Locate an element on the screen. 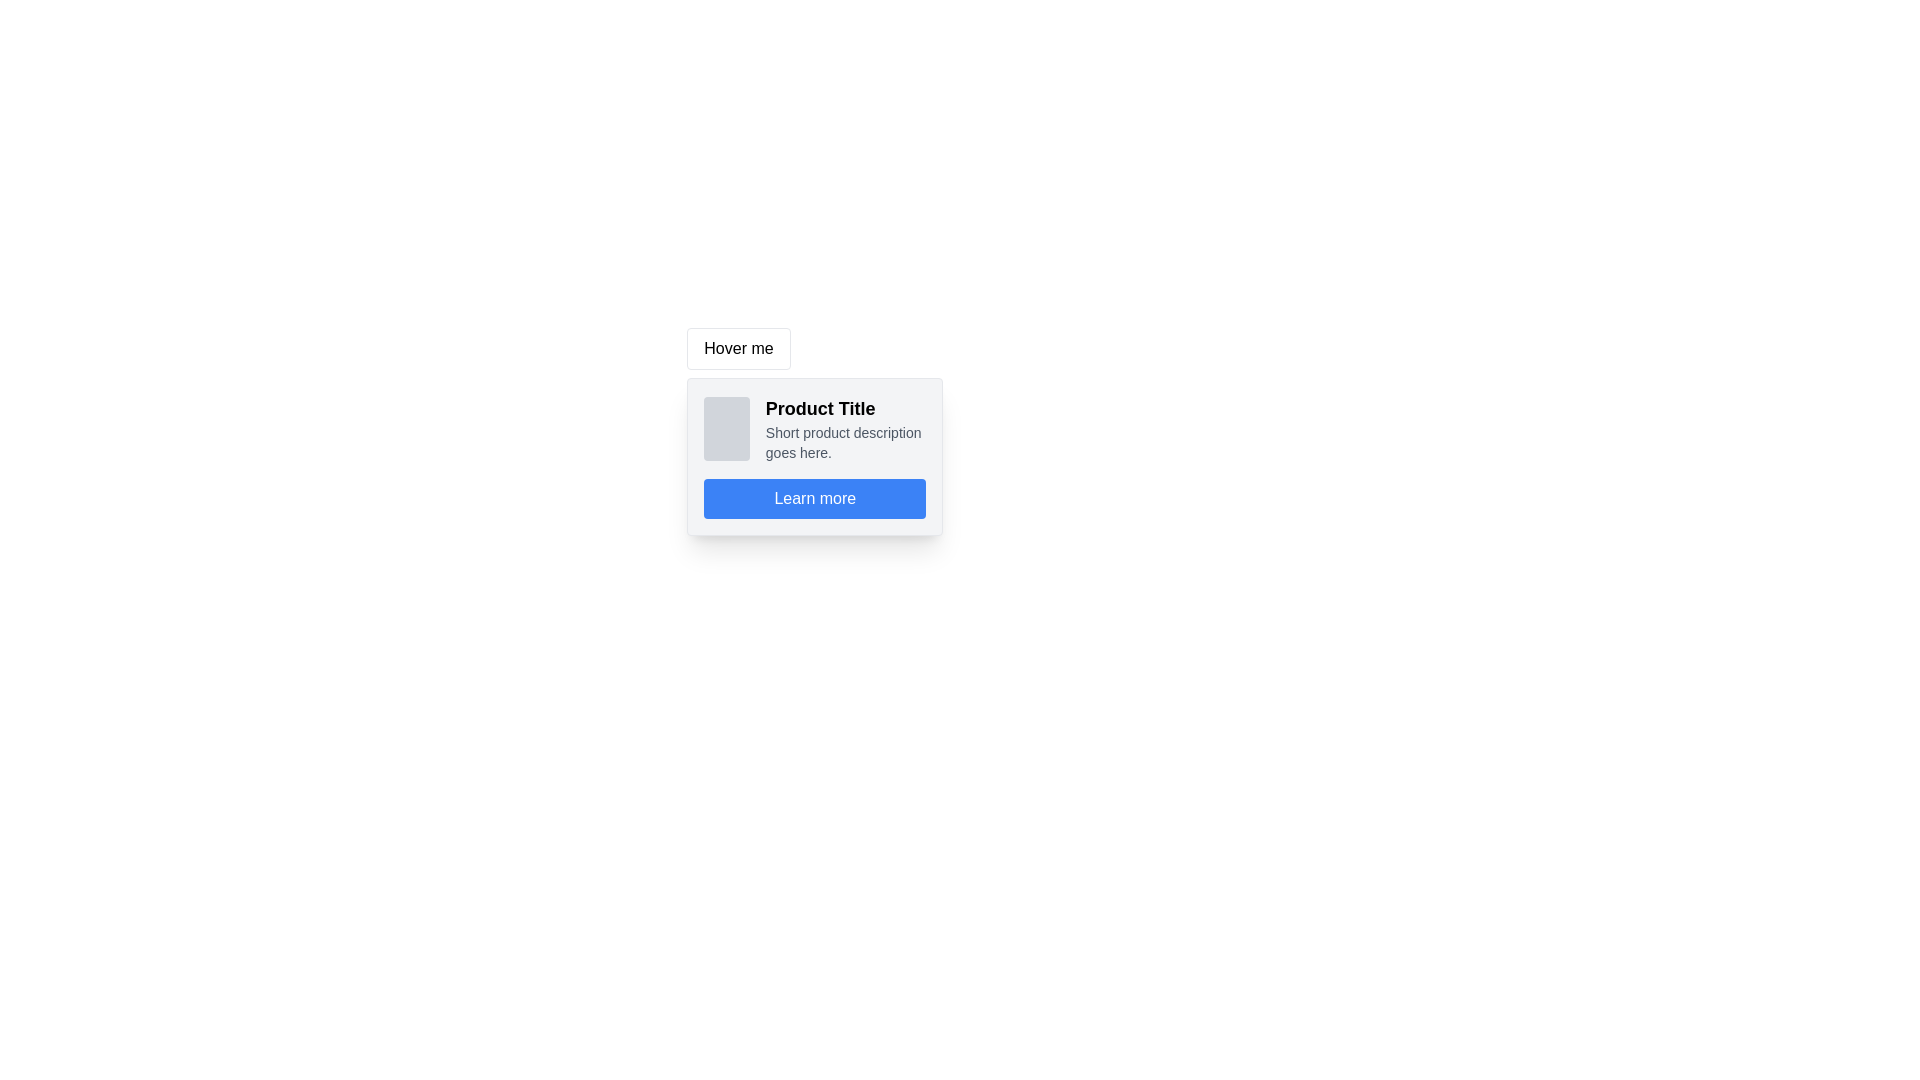 The height and width of the screenshot is (1080, 1920). the static text element displaying 'Short product description goes here.' which is located below the 'Product Title' in a white card-like section is located at coordinates (846, 442).